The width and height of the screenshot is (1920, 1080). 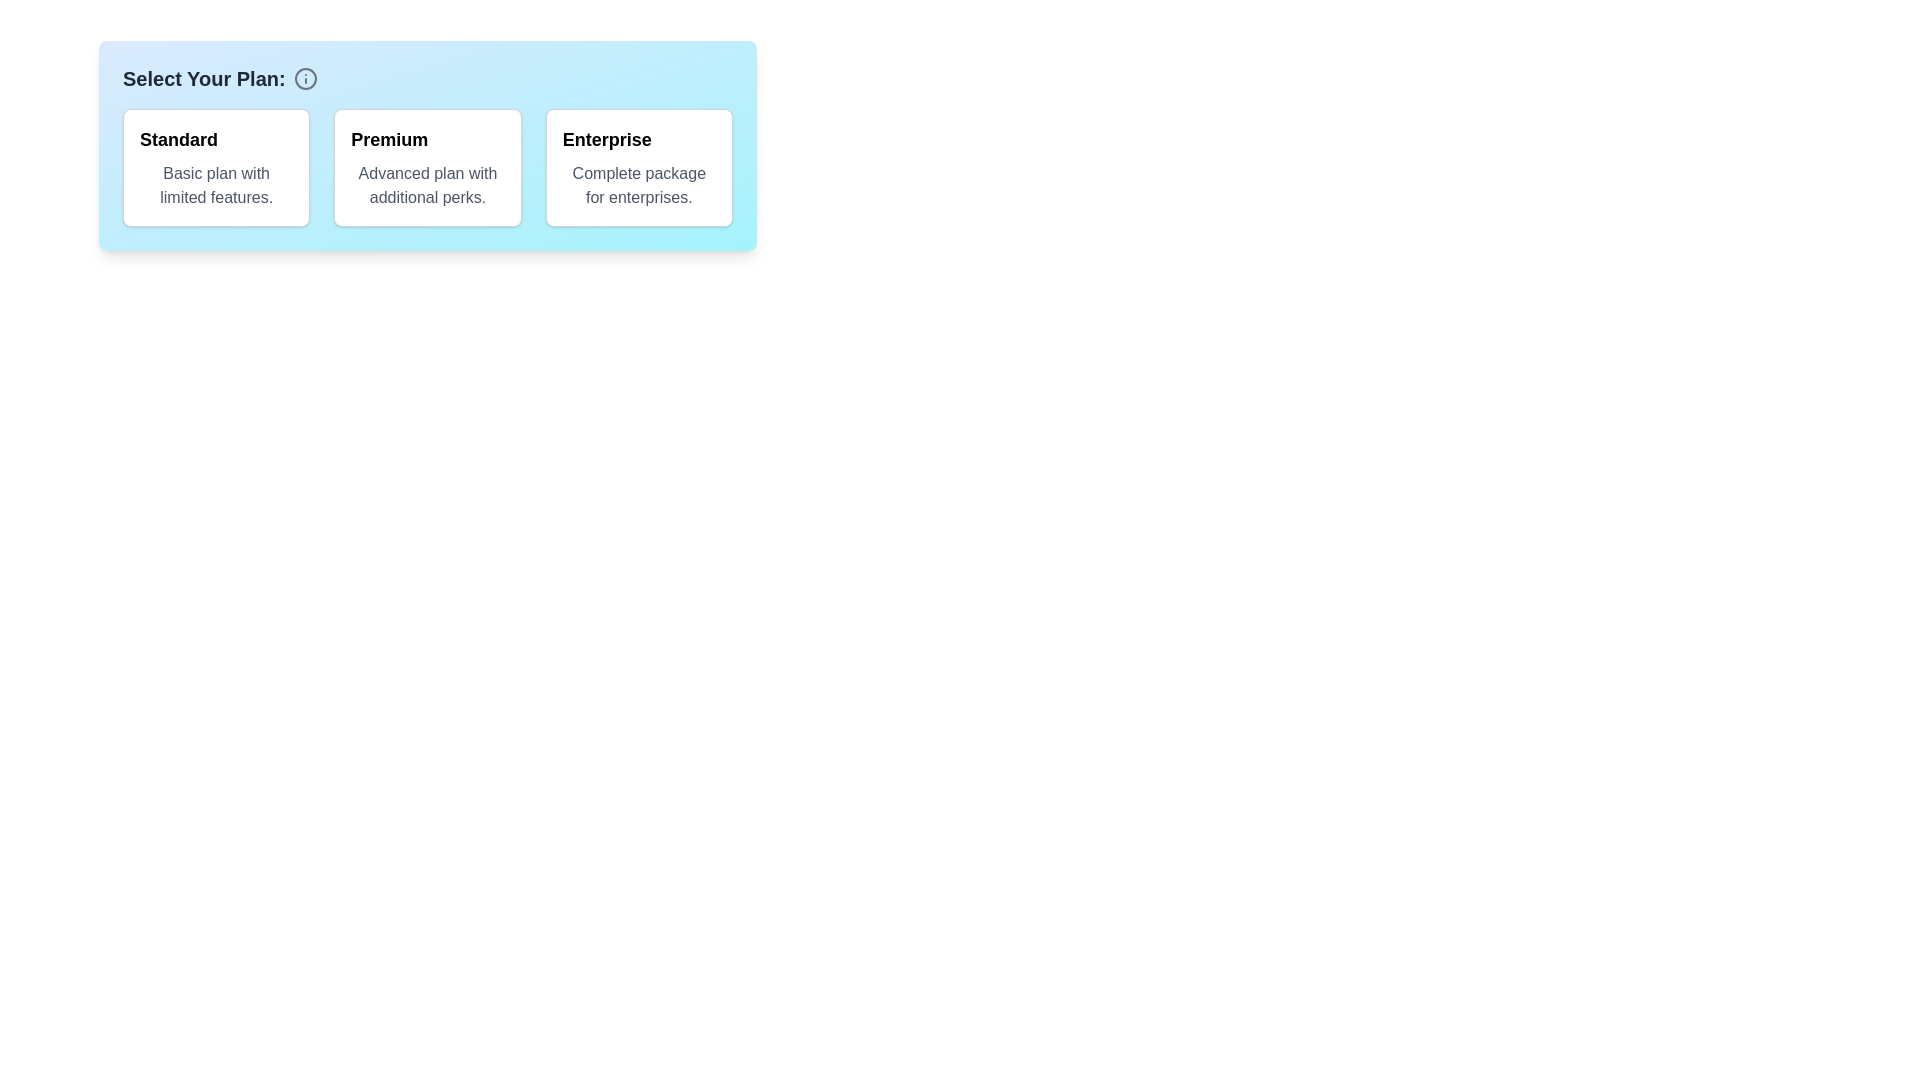 I want to click on text of the heading 'Enterprise' styled in bold within the third choice card under 'Select Your Plan', so click(x=606, y=138).